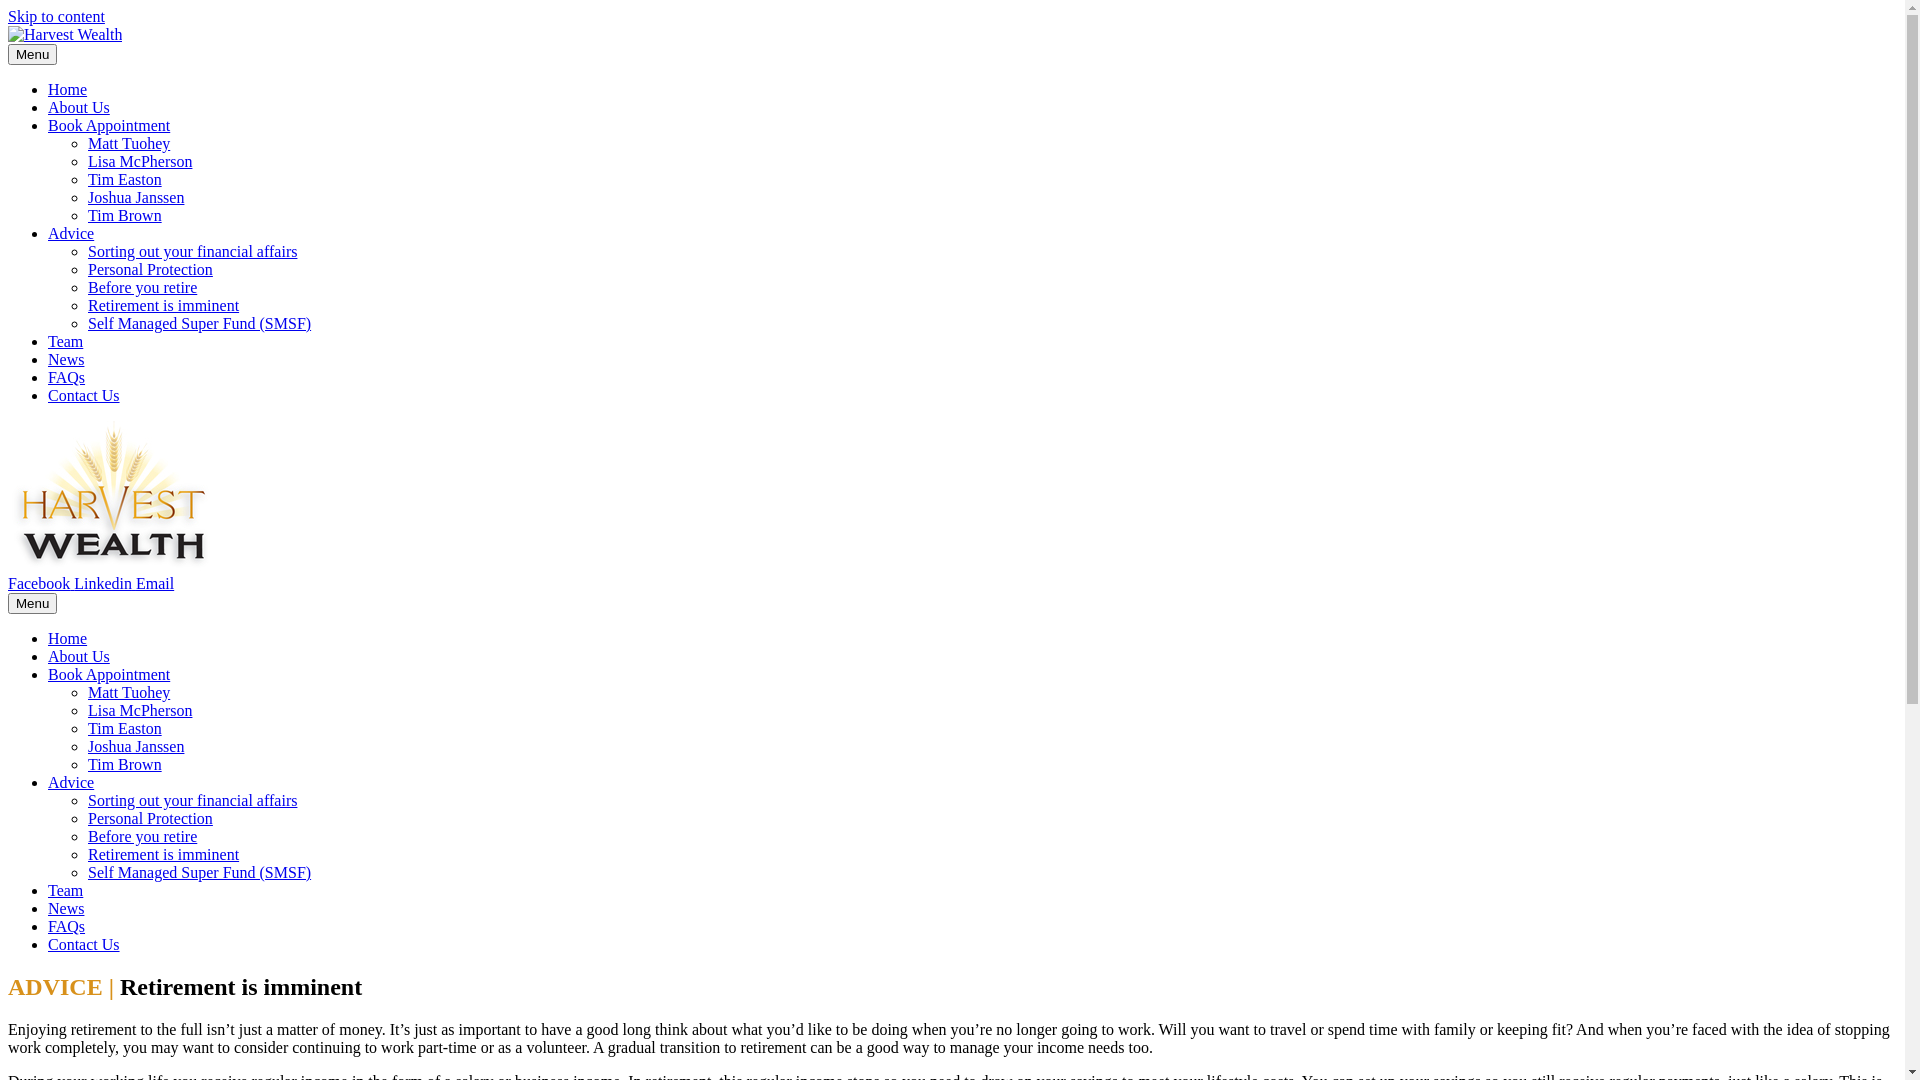  I want to click on 'Team', so click(65, 340).